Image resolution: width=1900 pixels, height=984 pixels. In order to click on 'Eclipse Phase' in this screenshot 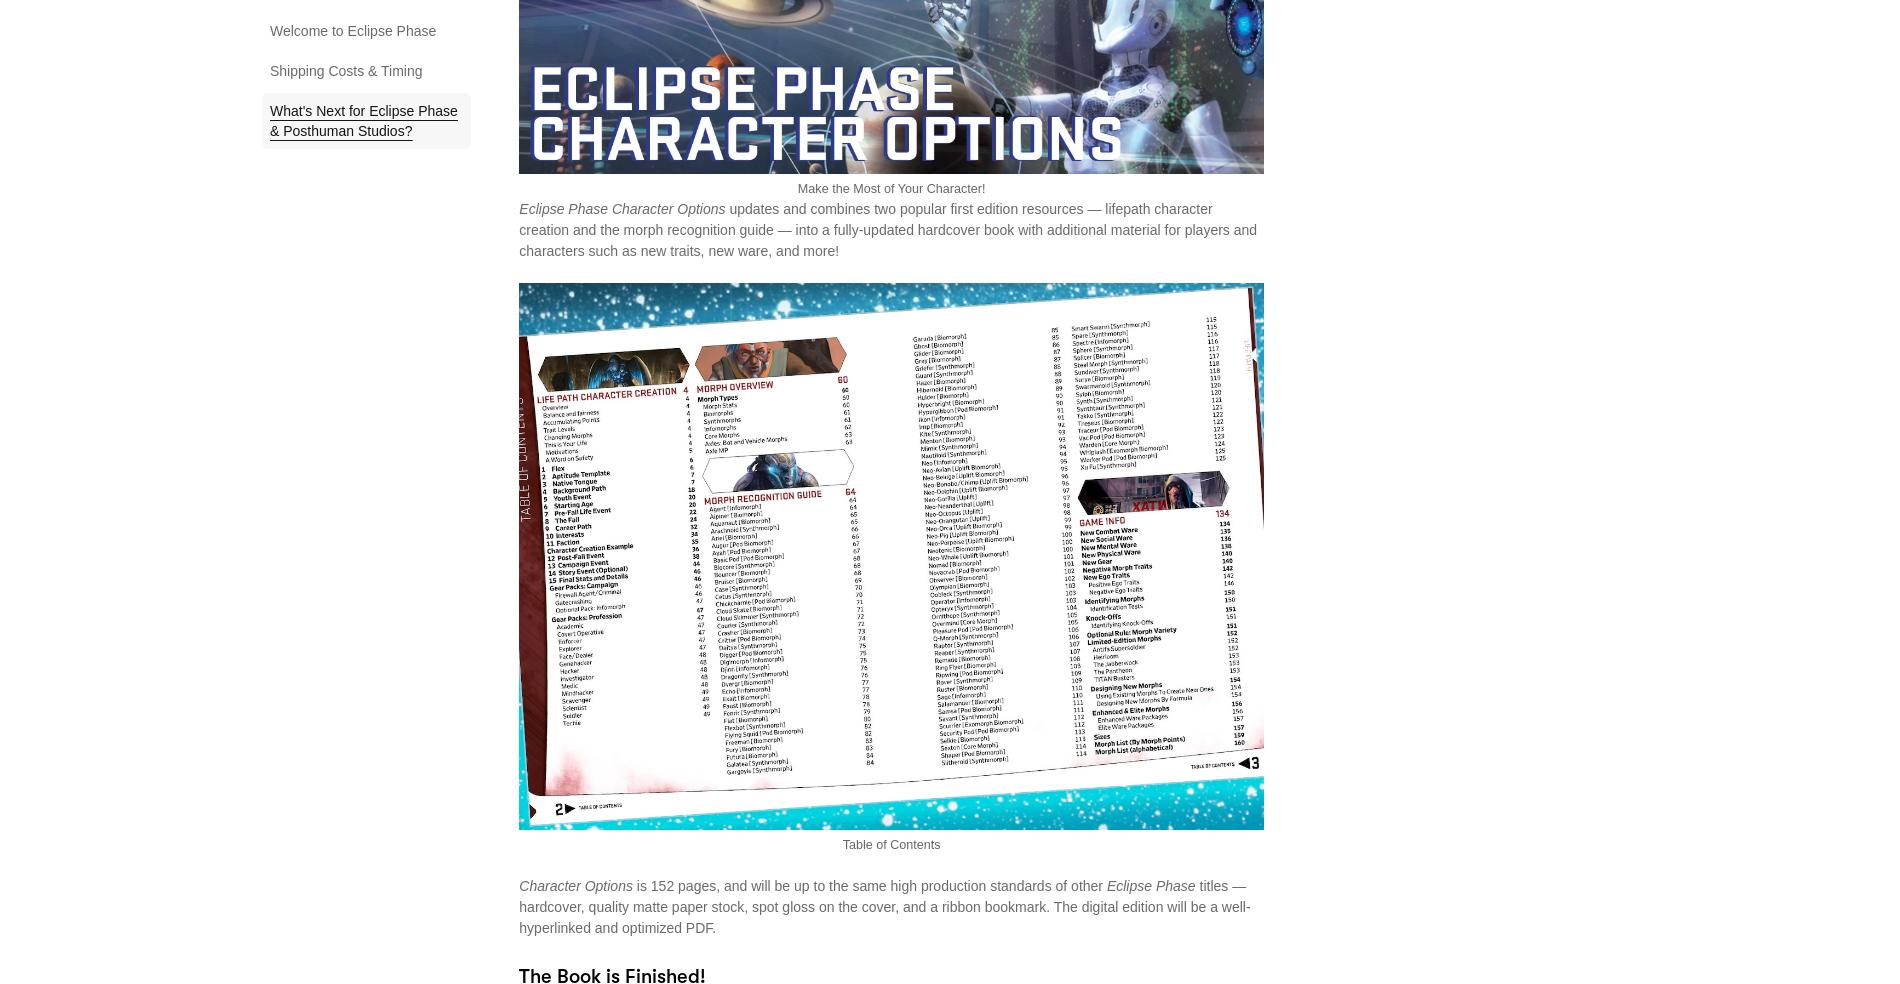, I will do `click(1150, 885)`.